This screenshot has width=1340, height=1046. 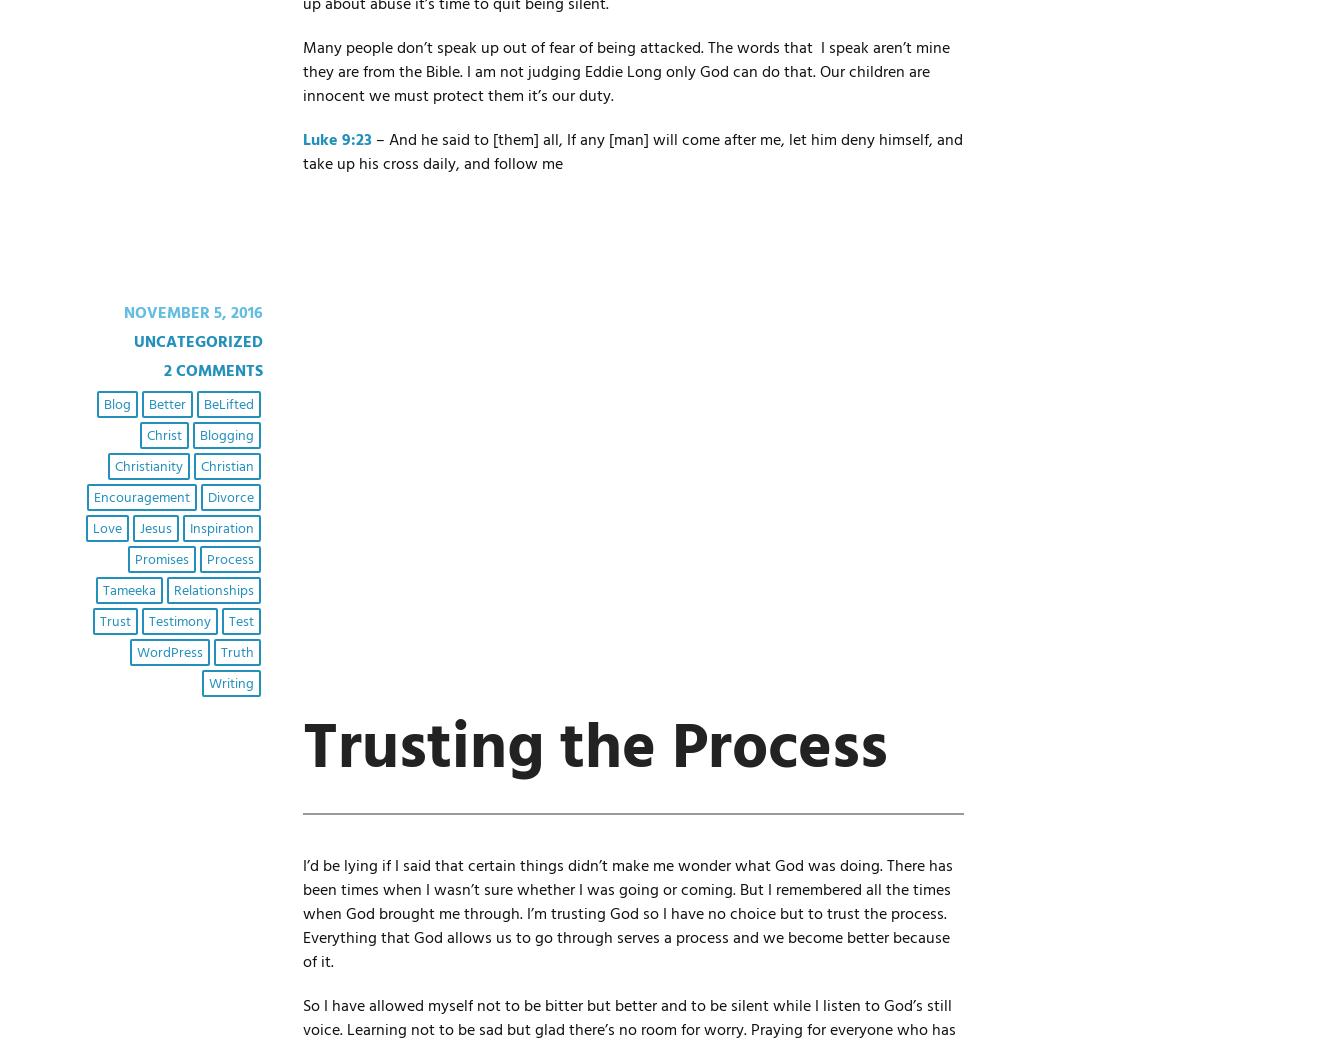 What do you see at coordinates (147, 465) in the screenshot?
I see `'Christianity'` at bounding box center [147, 465].